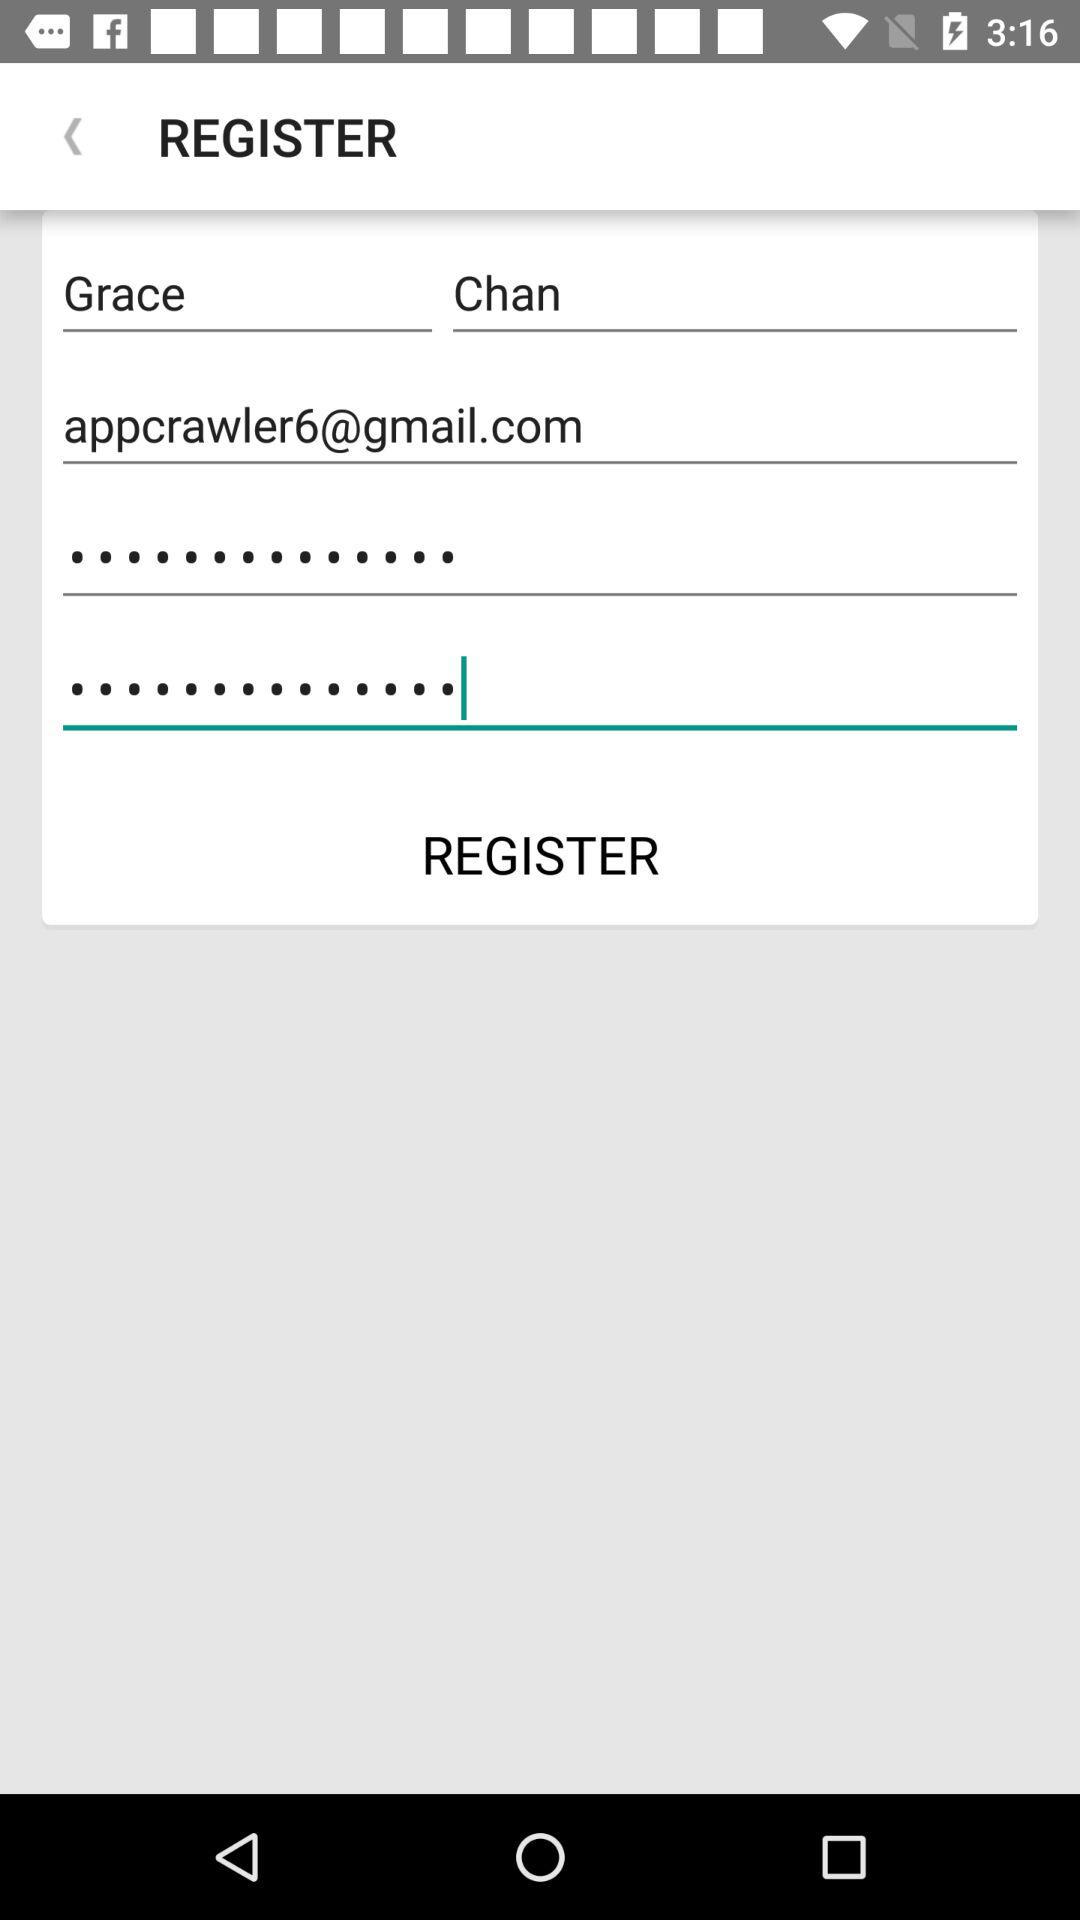  I want to click on icon above the appcrawler6@gmail.com, so click(246, 292).